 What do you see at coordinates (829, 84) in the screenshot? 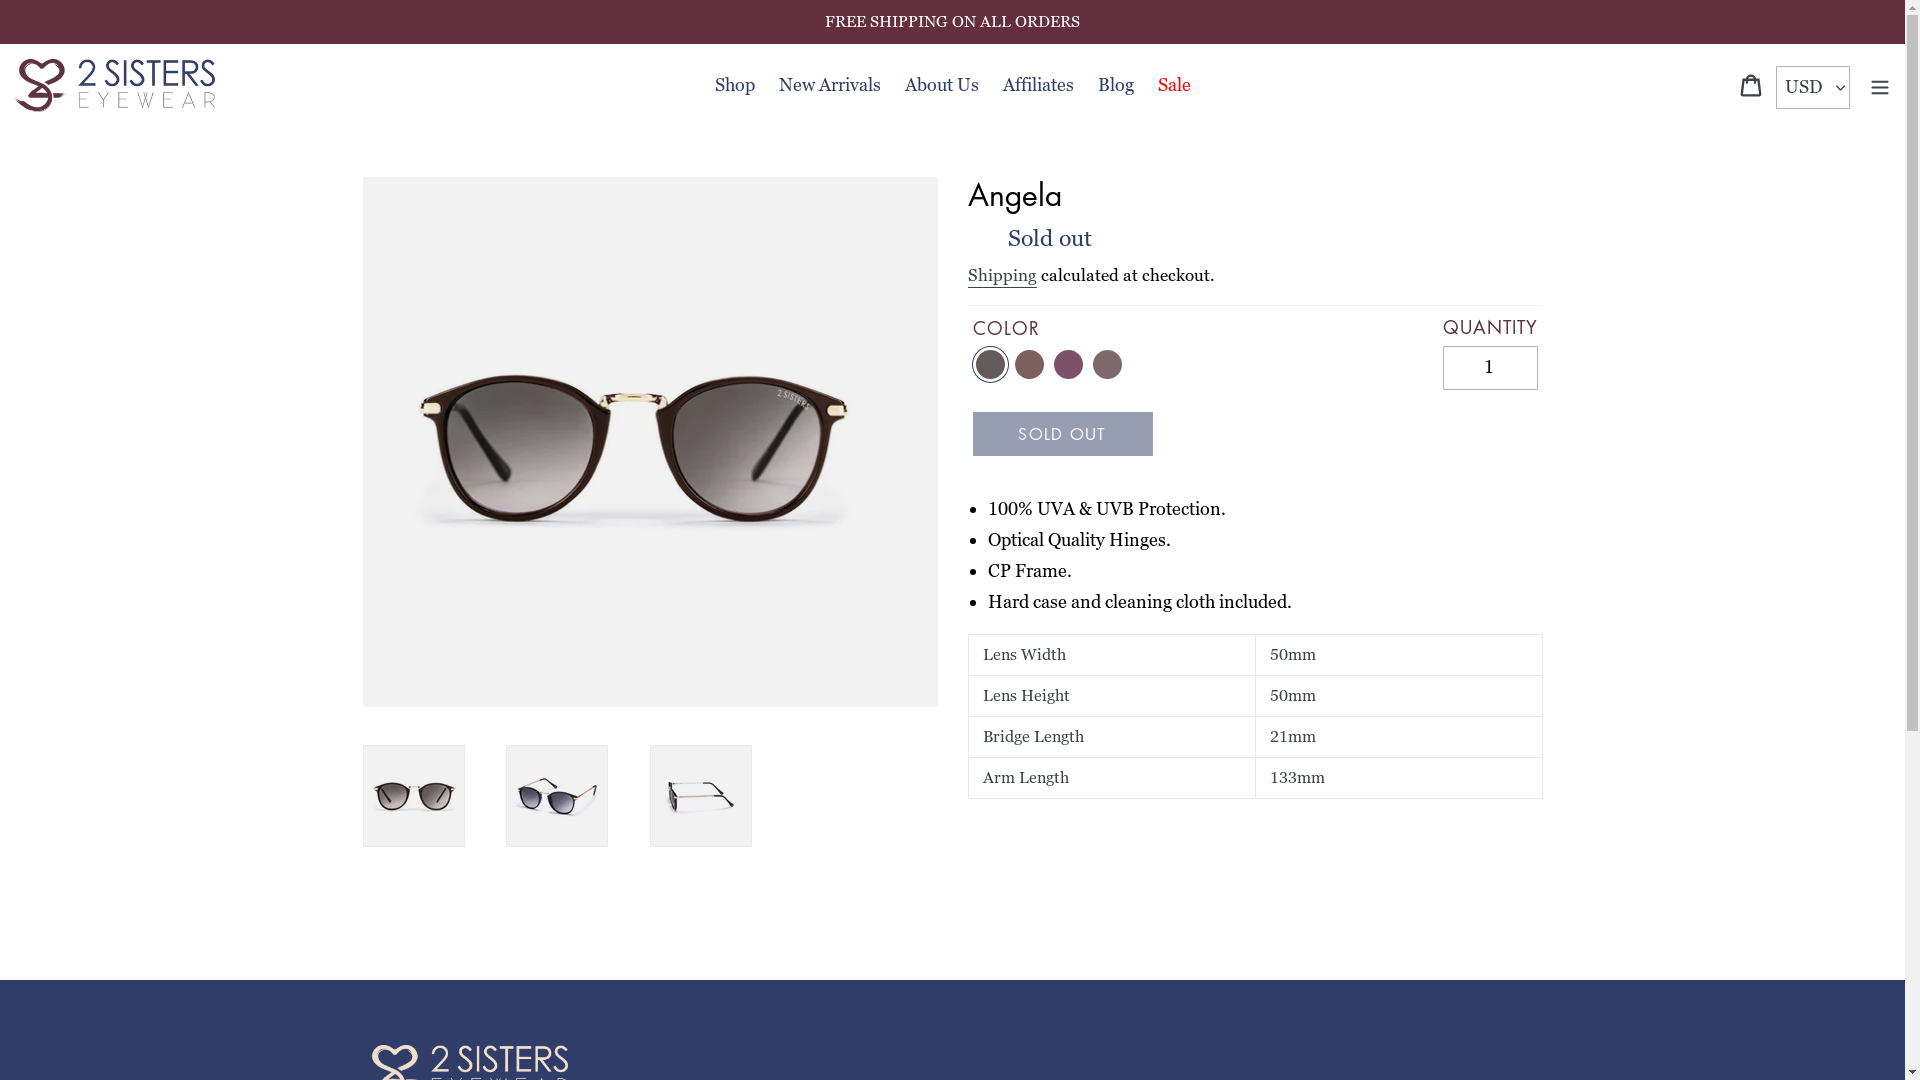
I see `'New Arrivals'` at bounding box center [829, 84].